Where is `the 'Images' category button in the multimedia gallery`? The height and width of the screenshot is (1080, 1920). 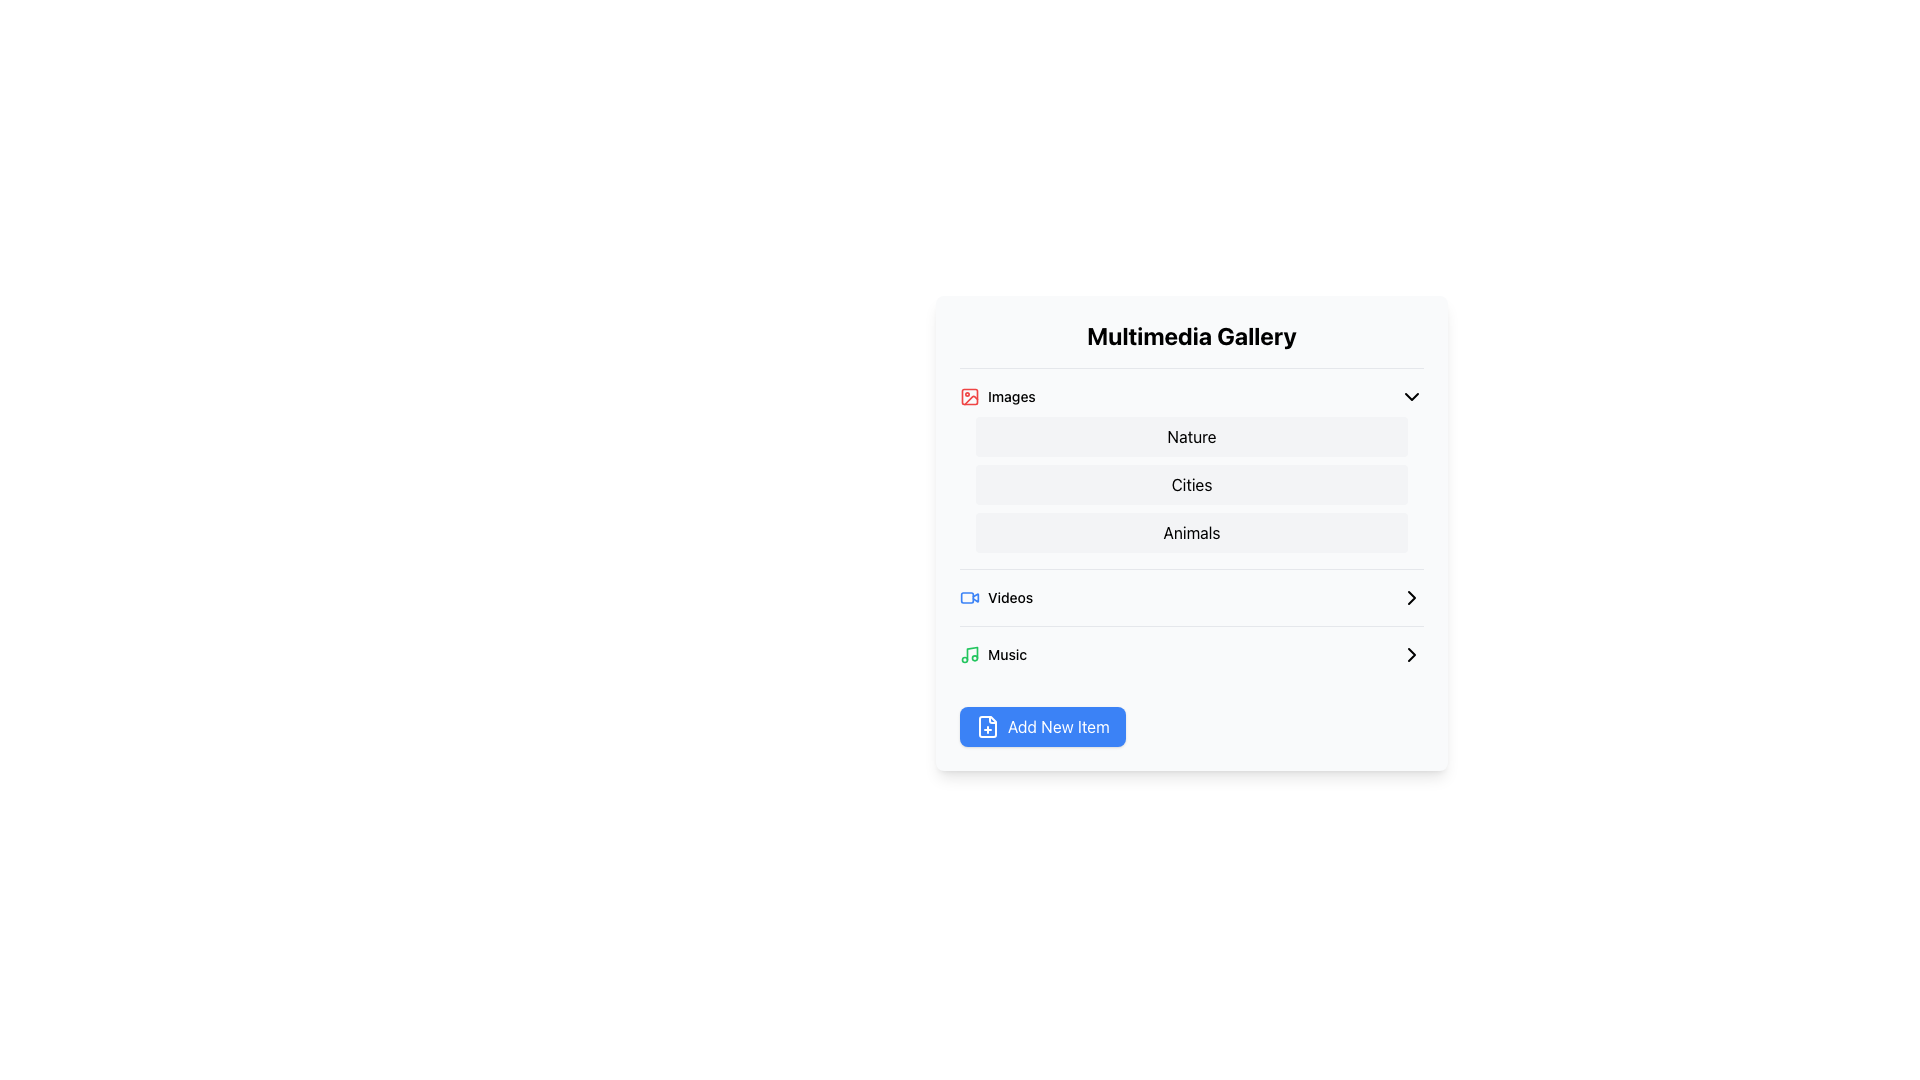
the 'Images' category button in the multimedia gallery is located at coordinates (997, 397).